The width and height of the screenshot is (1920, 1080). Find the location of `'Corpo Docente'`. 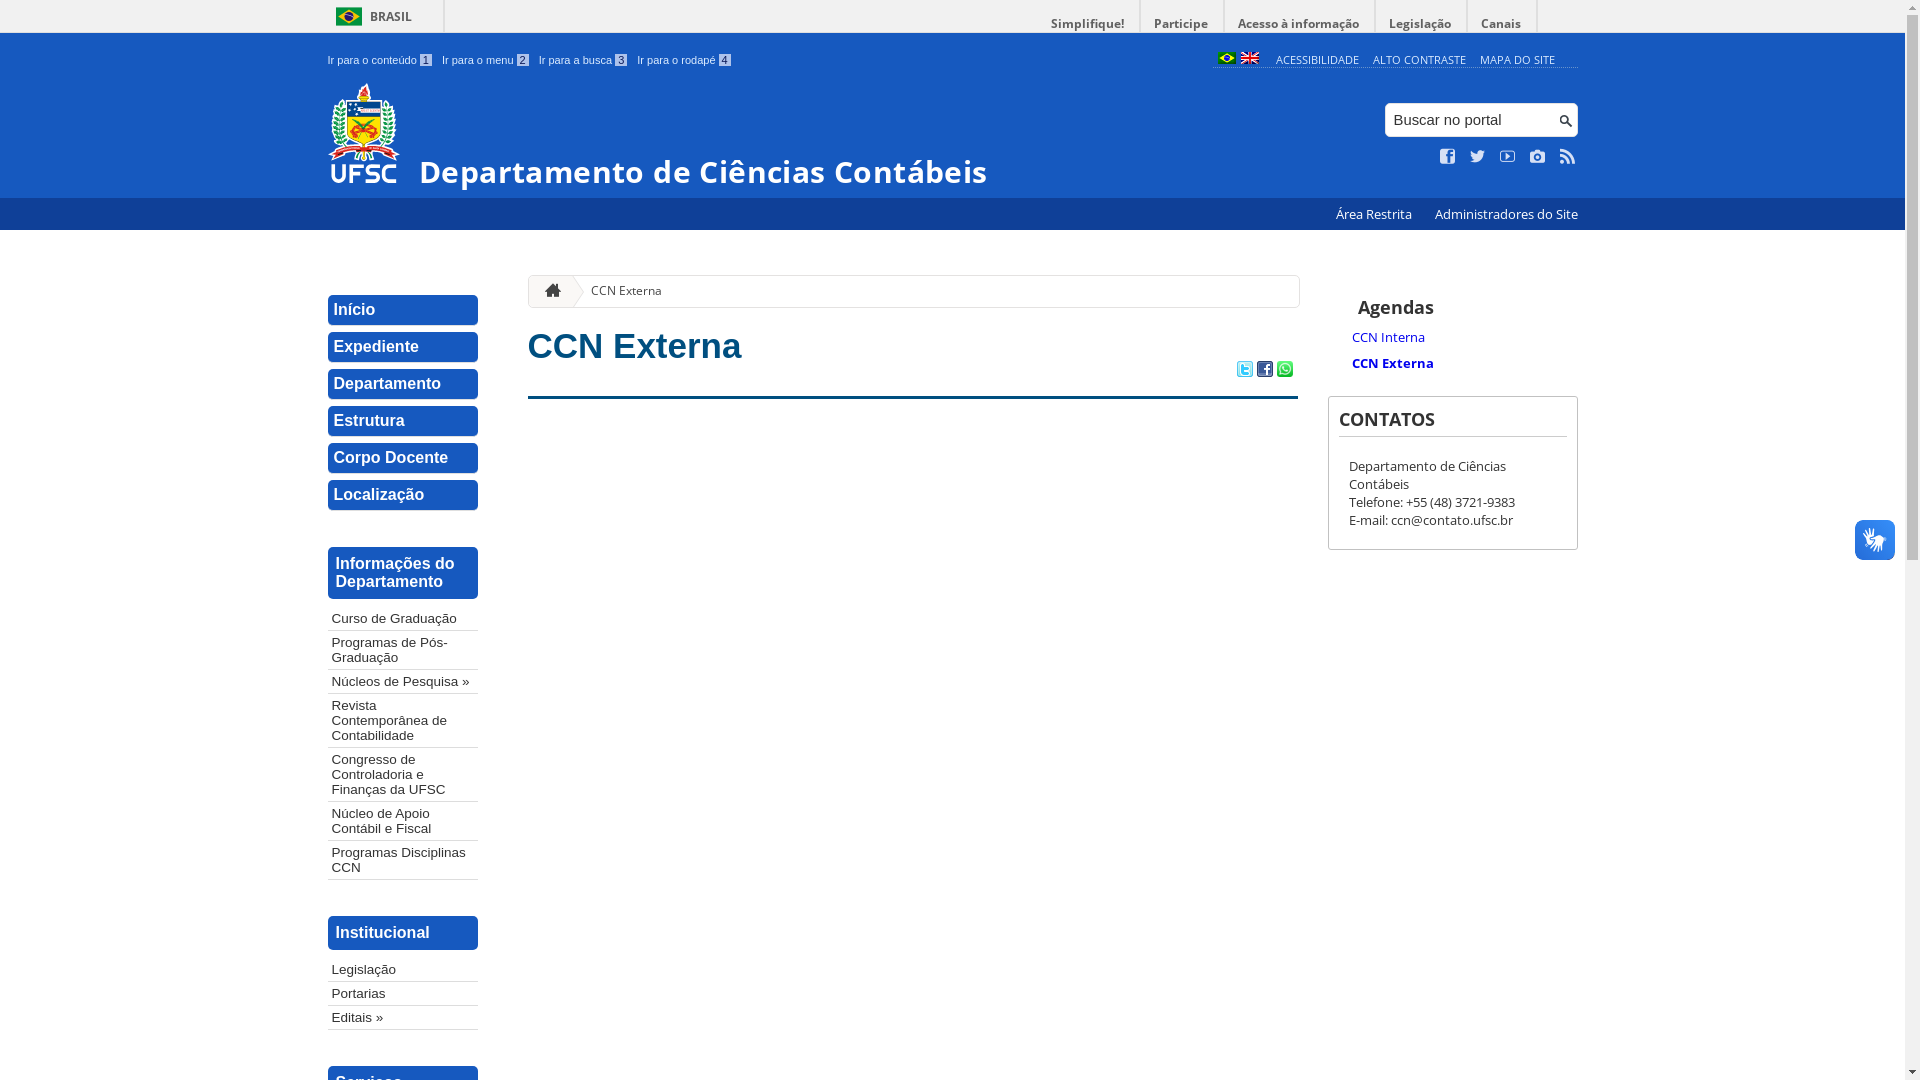

'Corpo Docente' is located at coordinates (327, 458).